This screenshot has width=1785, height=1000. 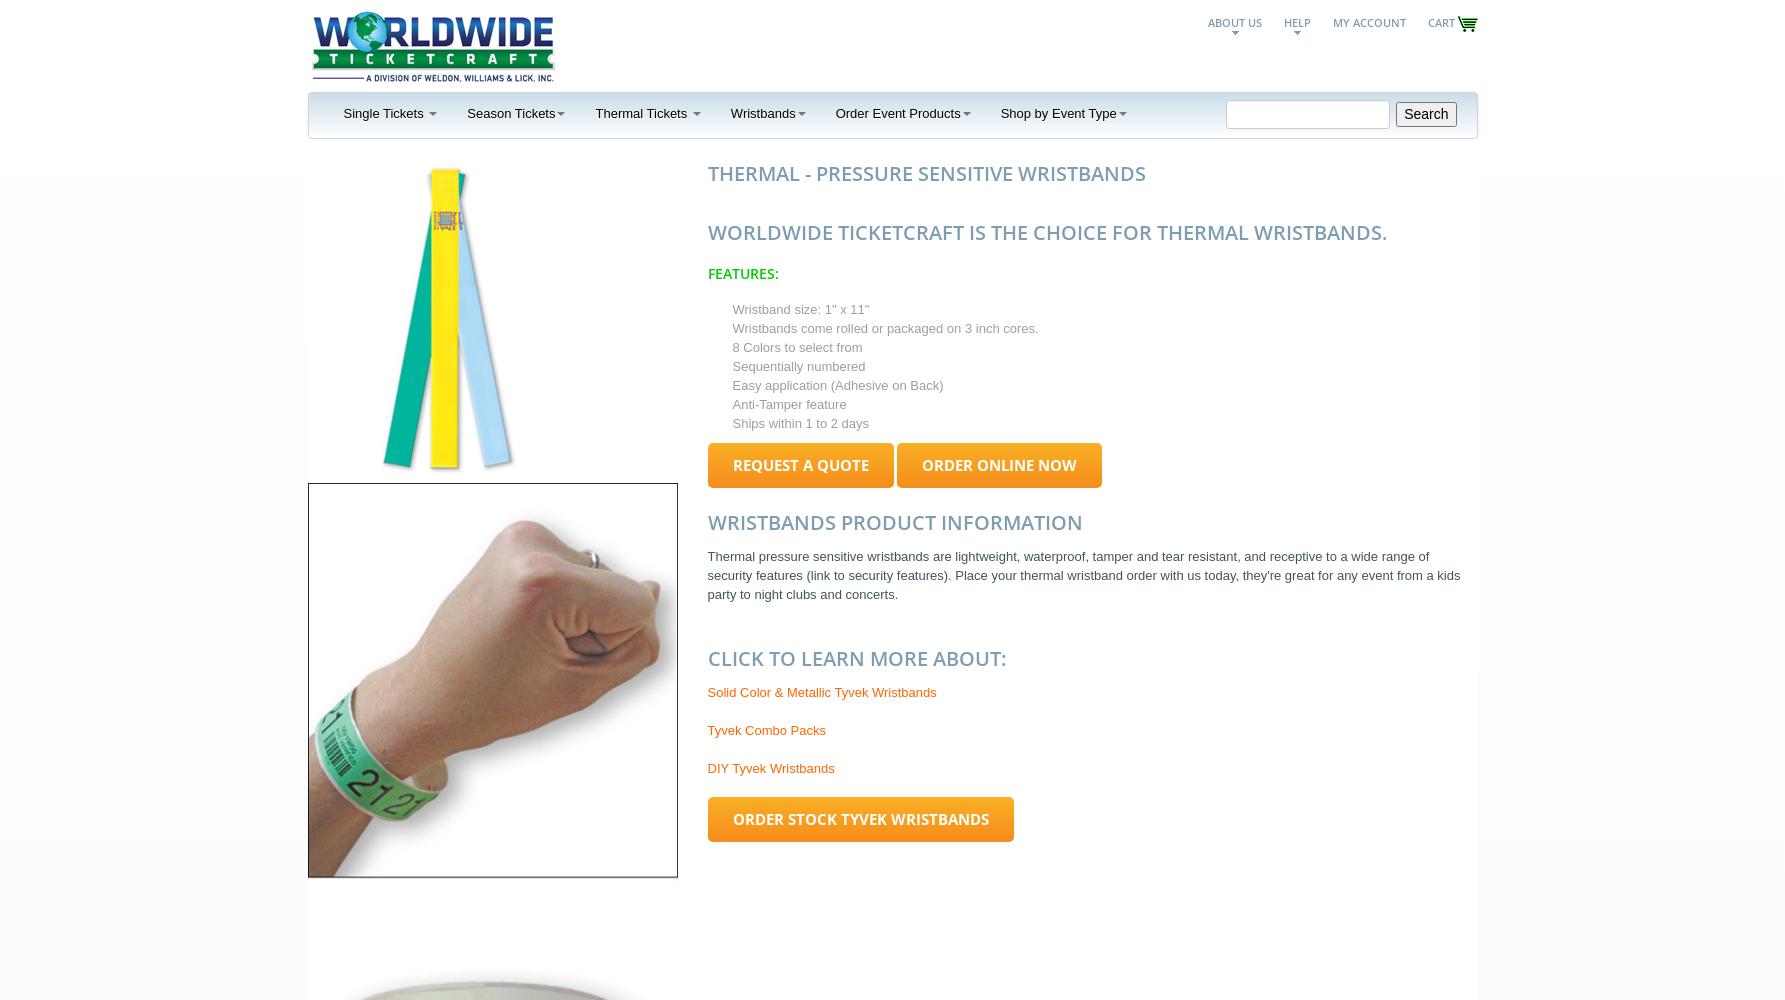 I want to click on 'Season Tickets', so click(x=511, y=111).